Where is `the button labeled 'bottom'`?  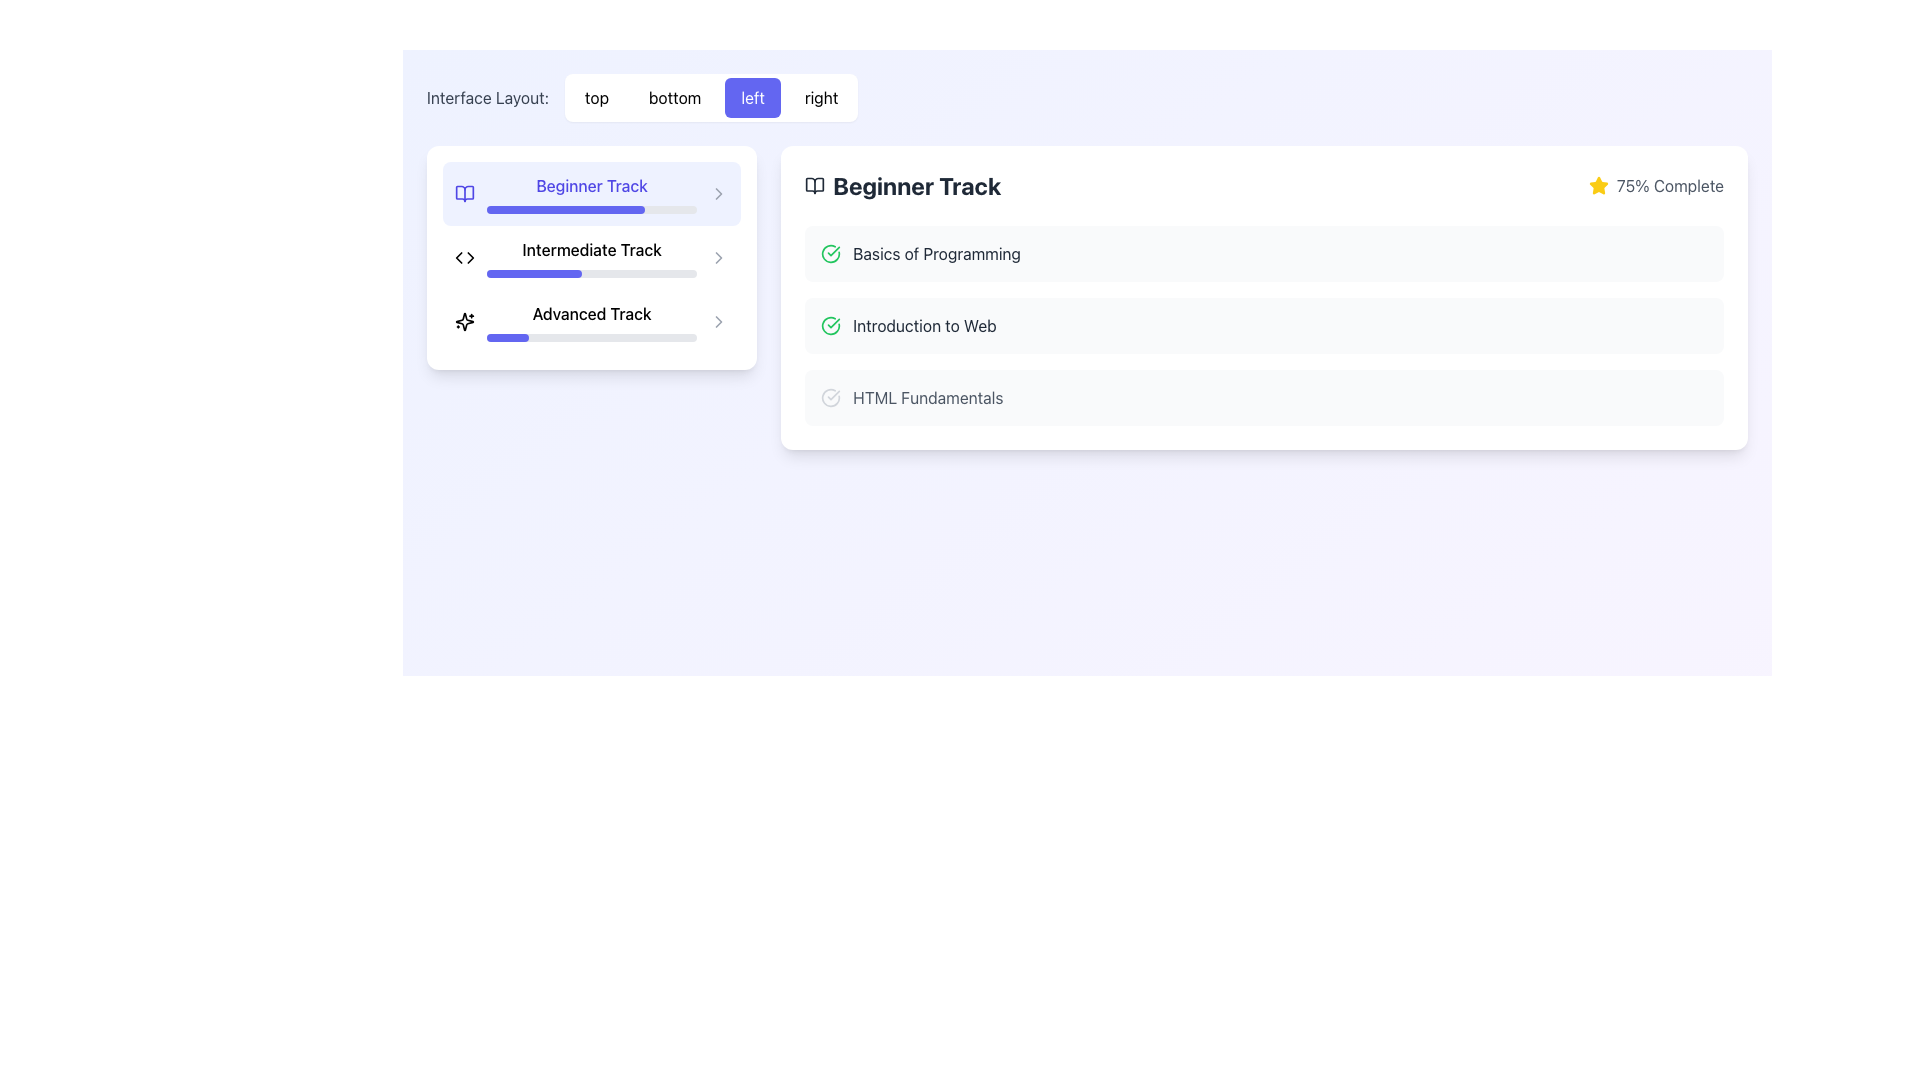 the button labeled 'bottom' is located at coordinates (675, 97).